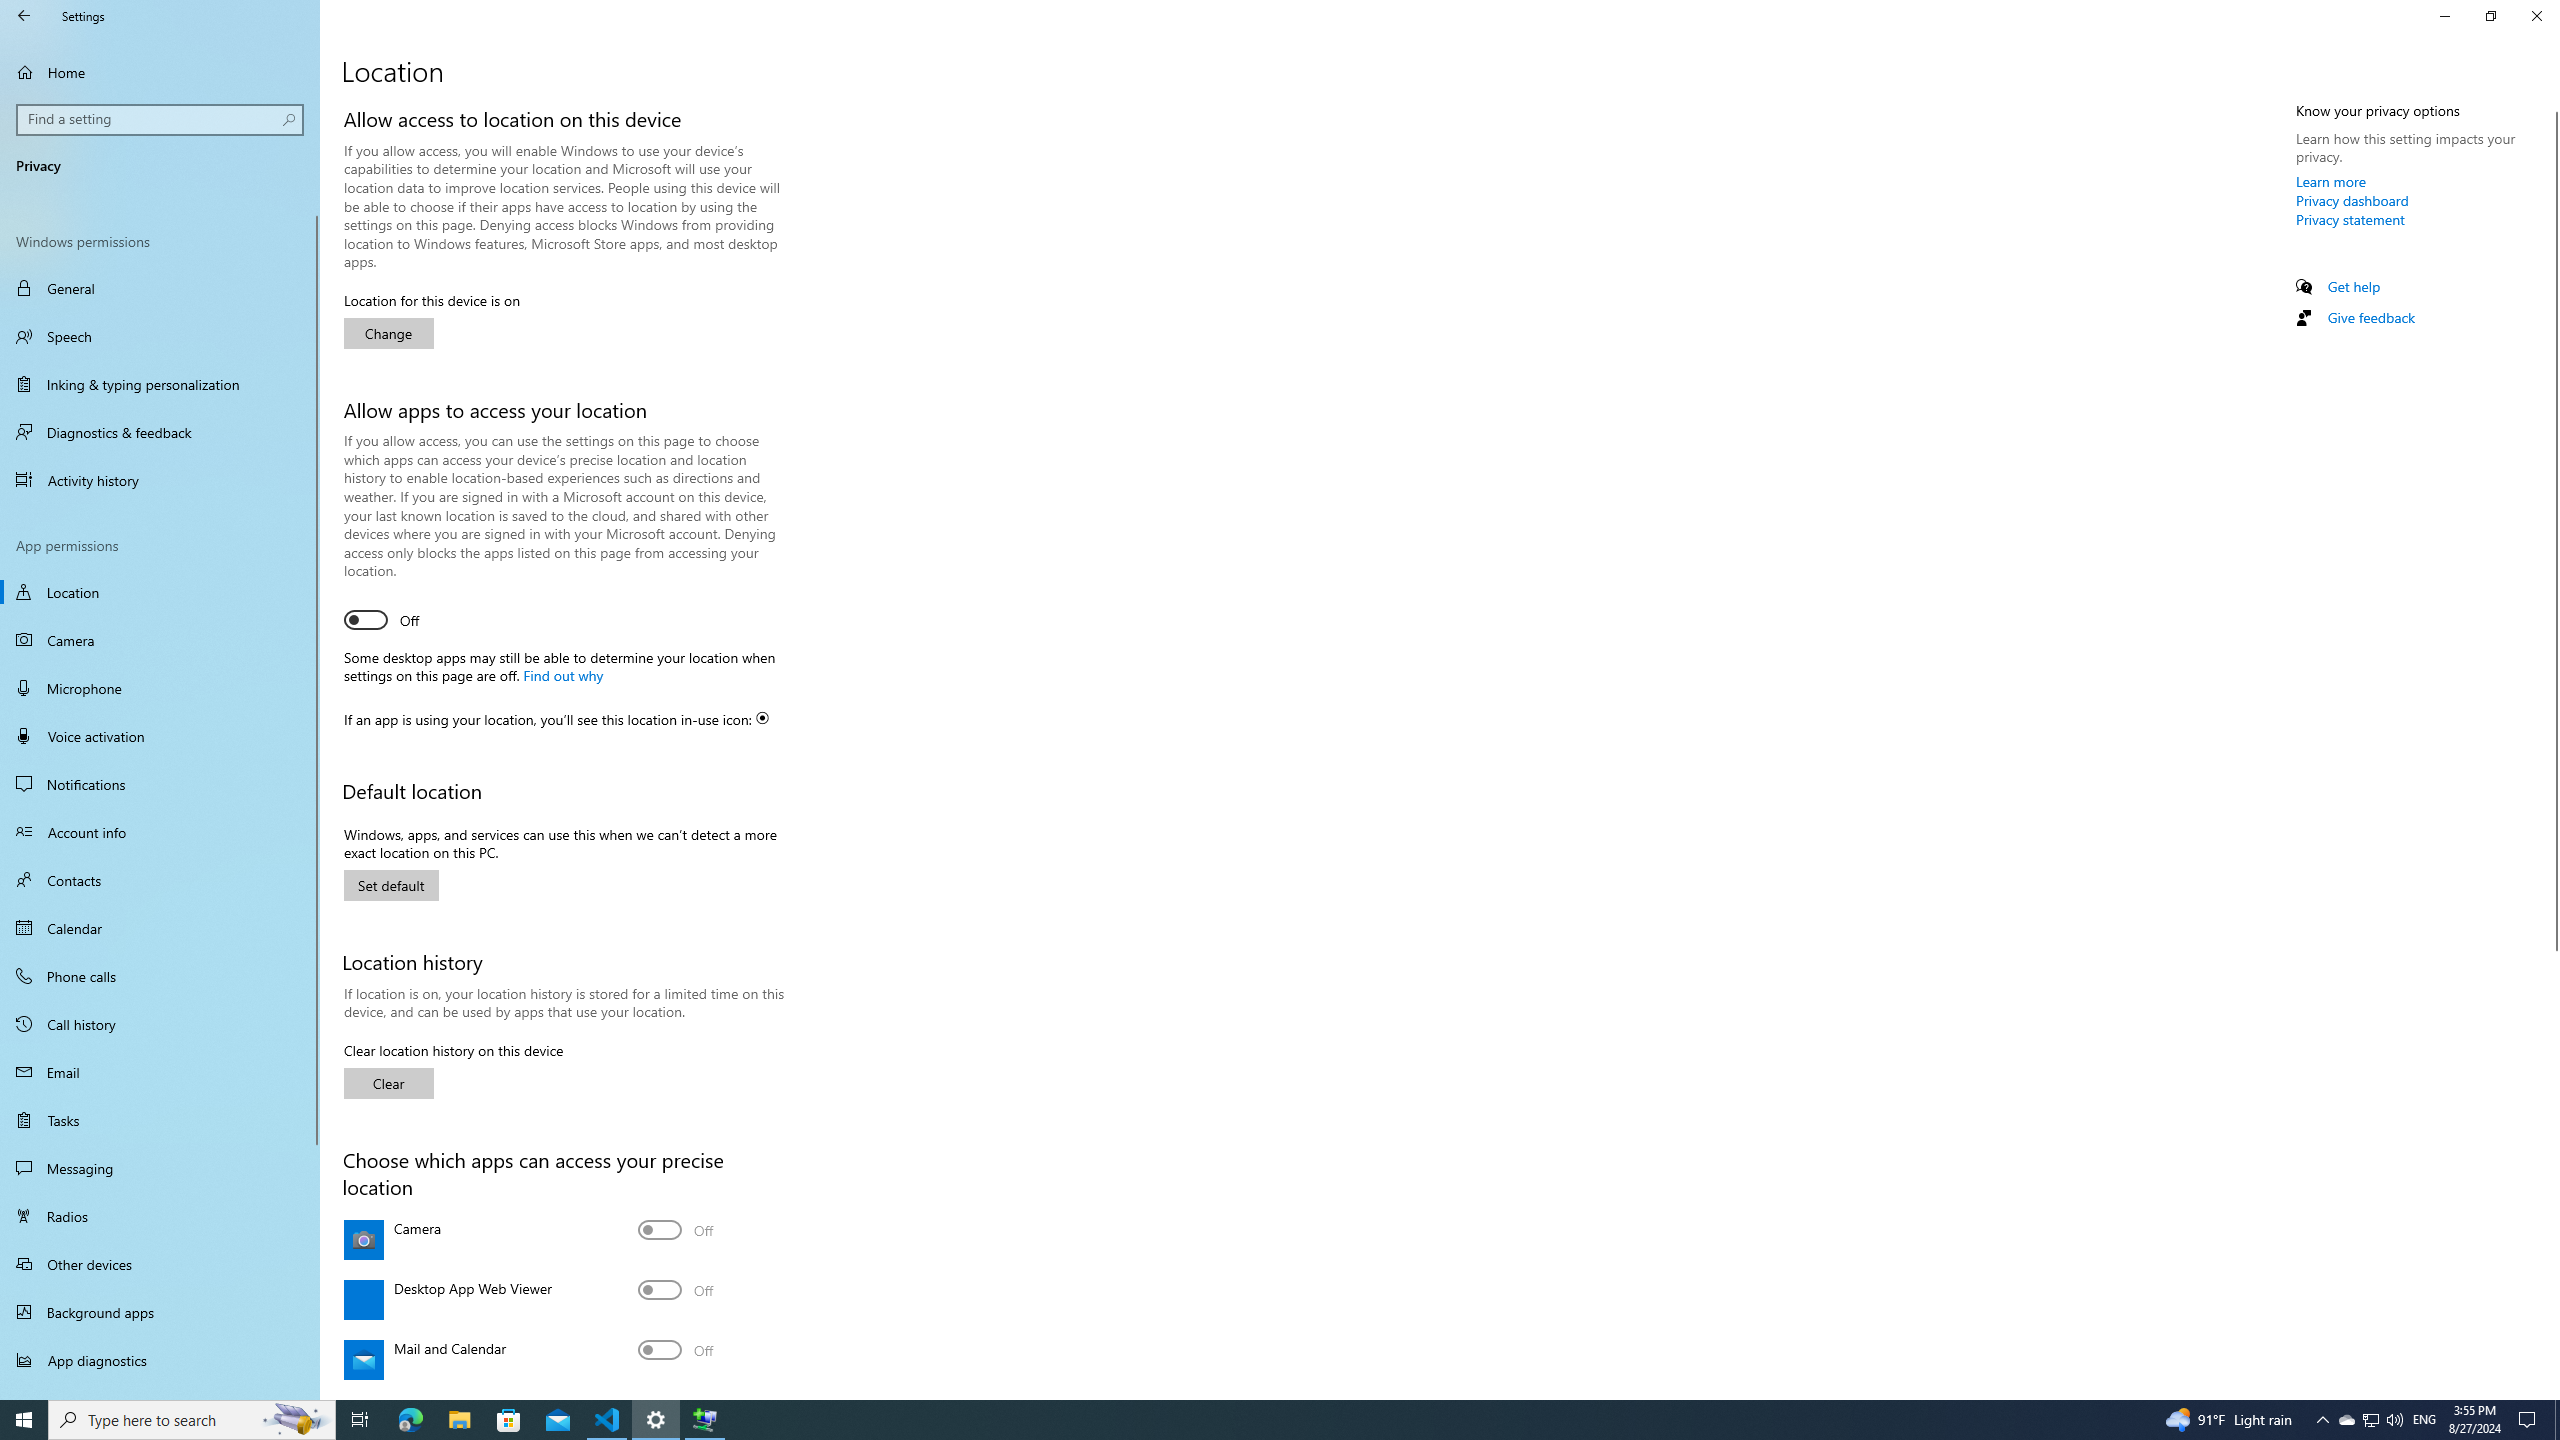  I want to click on 'Voice activation', so click(159, 735).